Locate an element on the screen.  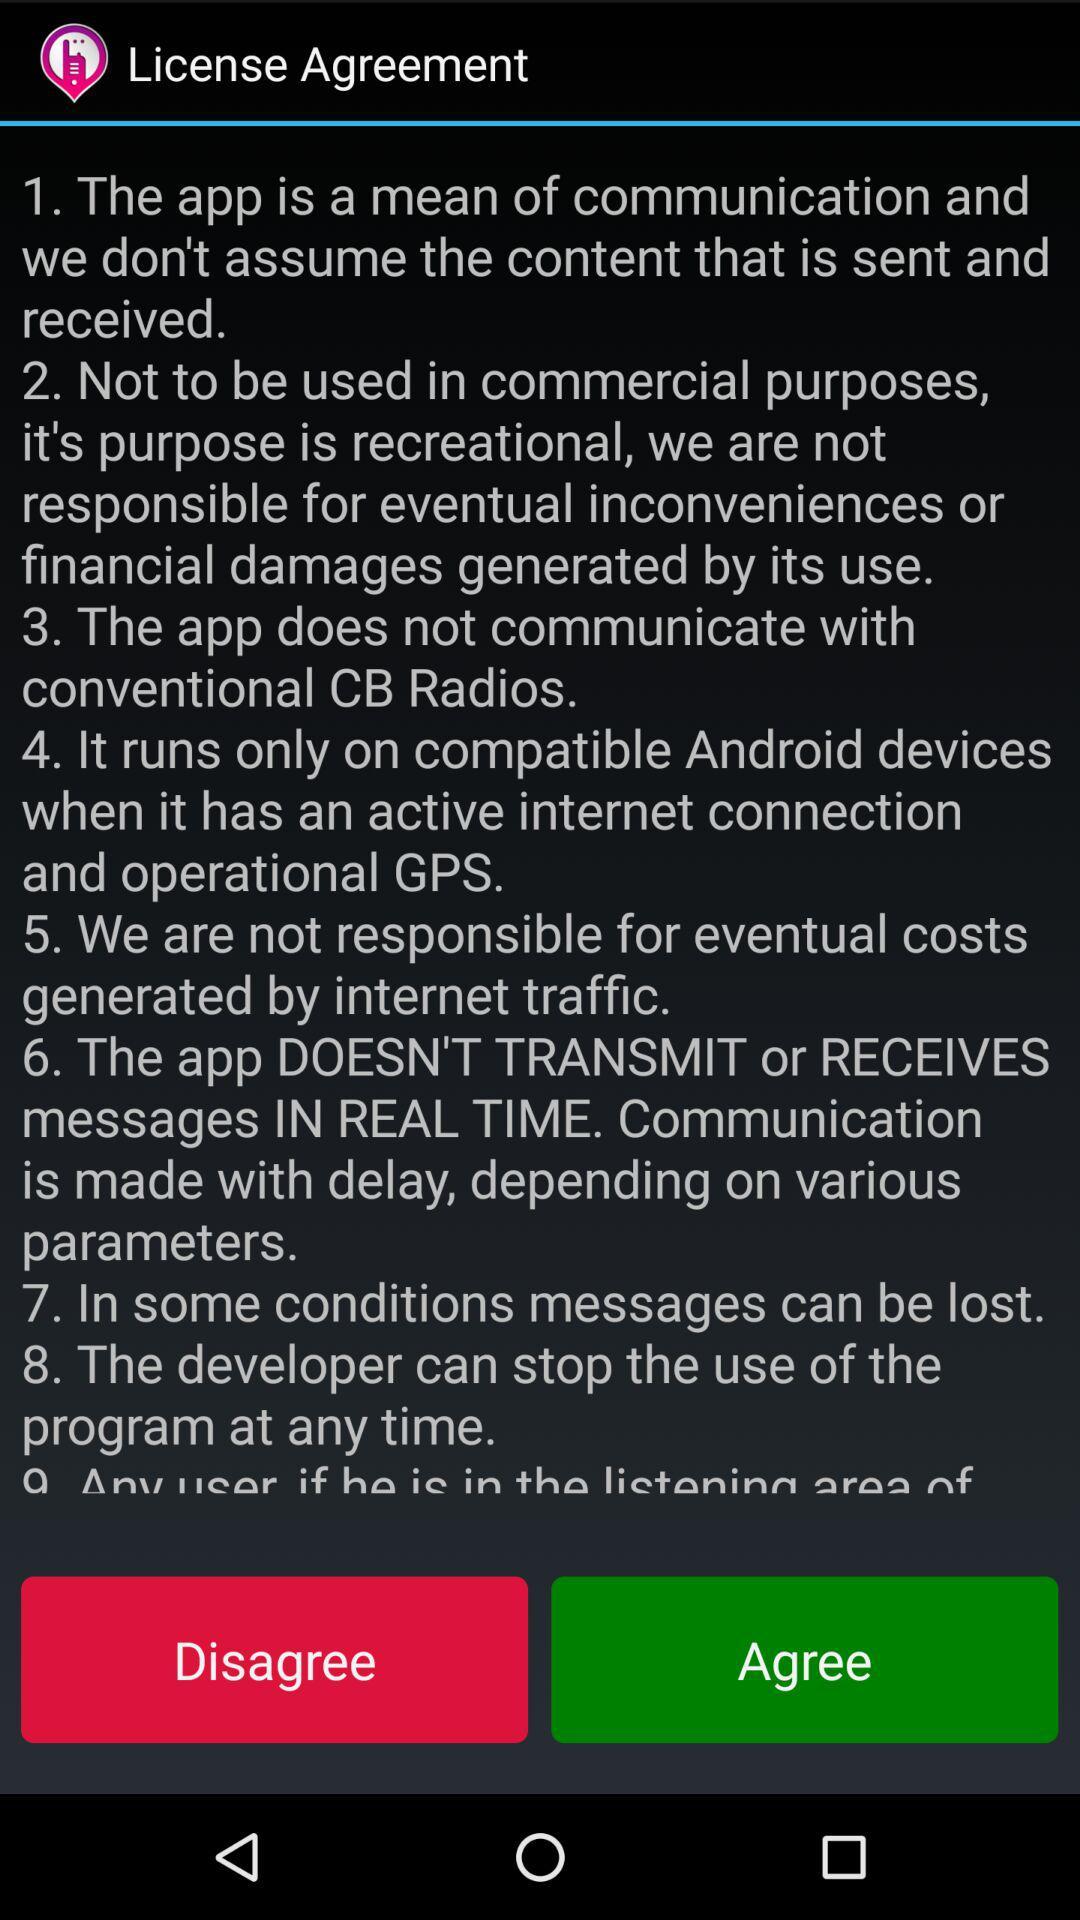
the disagree item is located at coordinates (274, 1659).